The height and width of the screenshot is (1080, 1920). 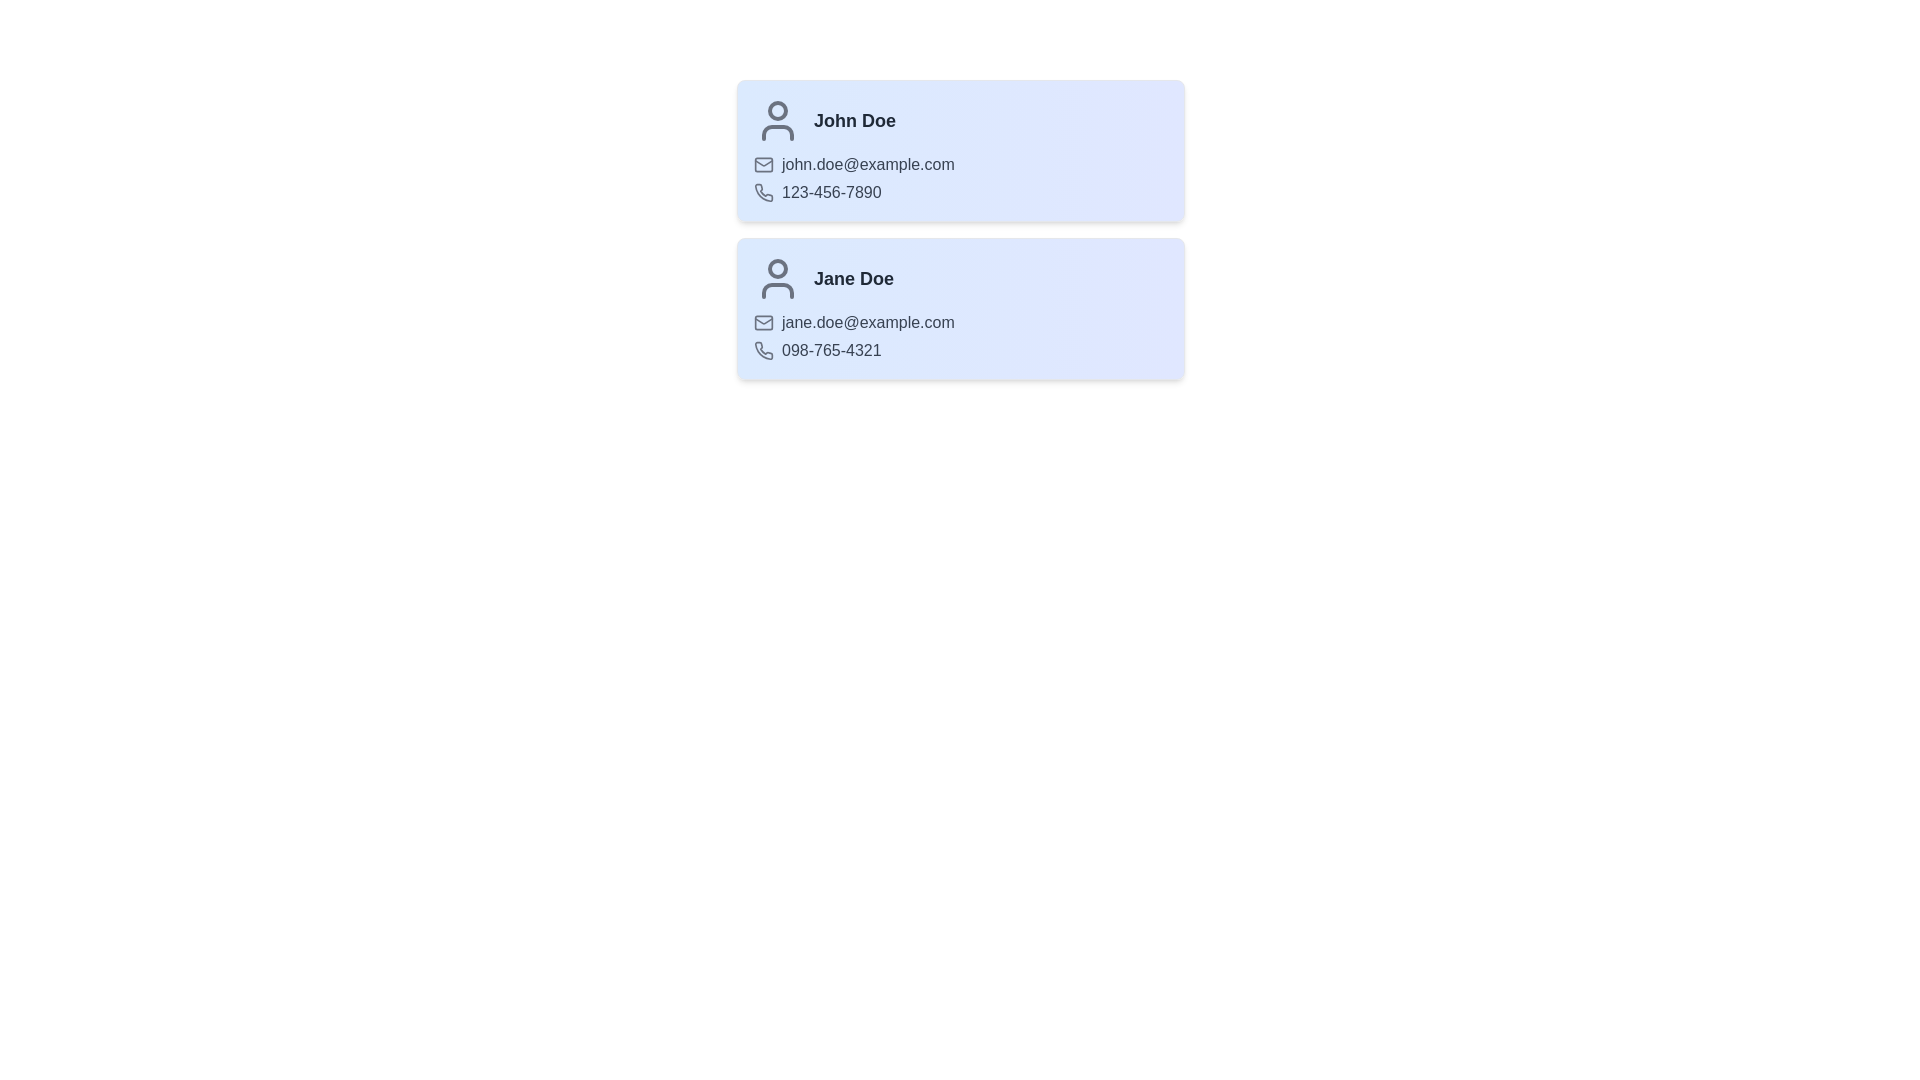 I want to click on the email icon for John Doe, so click(x=762, y=164).